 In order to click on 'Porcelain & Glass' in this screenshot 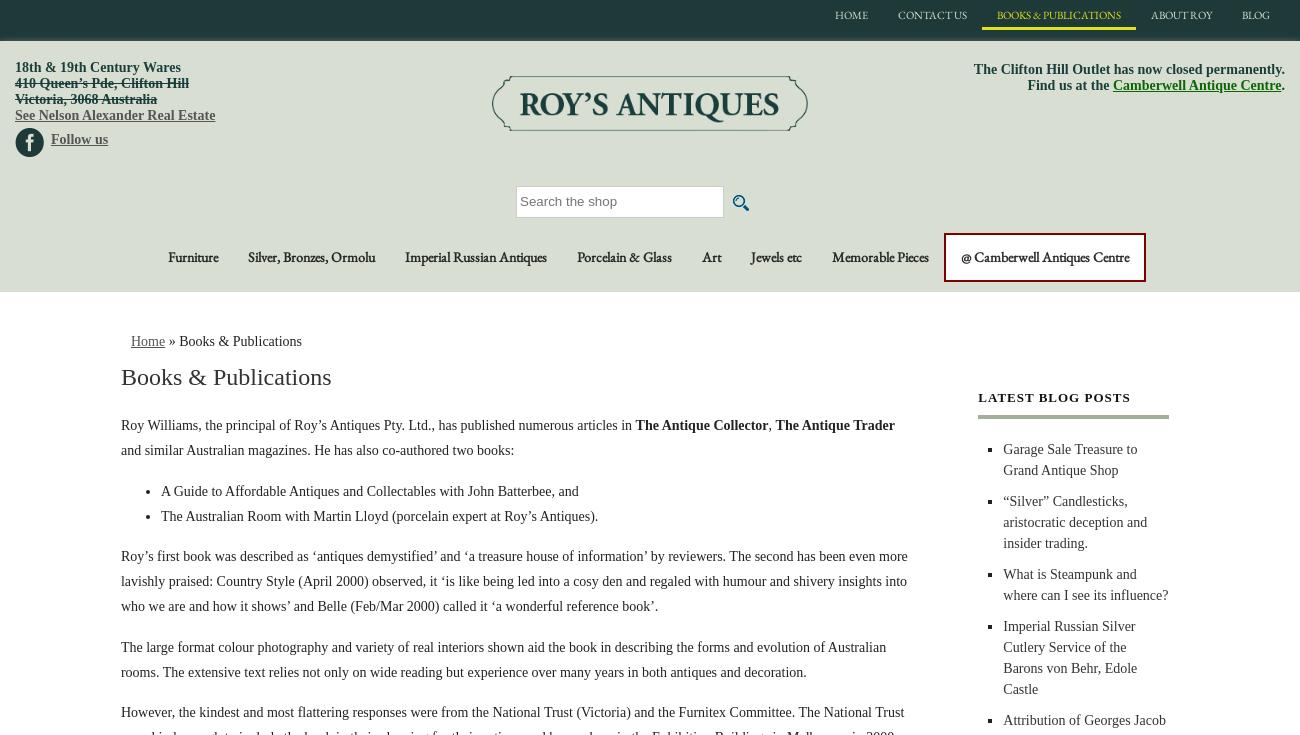, I will do `click(624, 256)`.